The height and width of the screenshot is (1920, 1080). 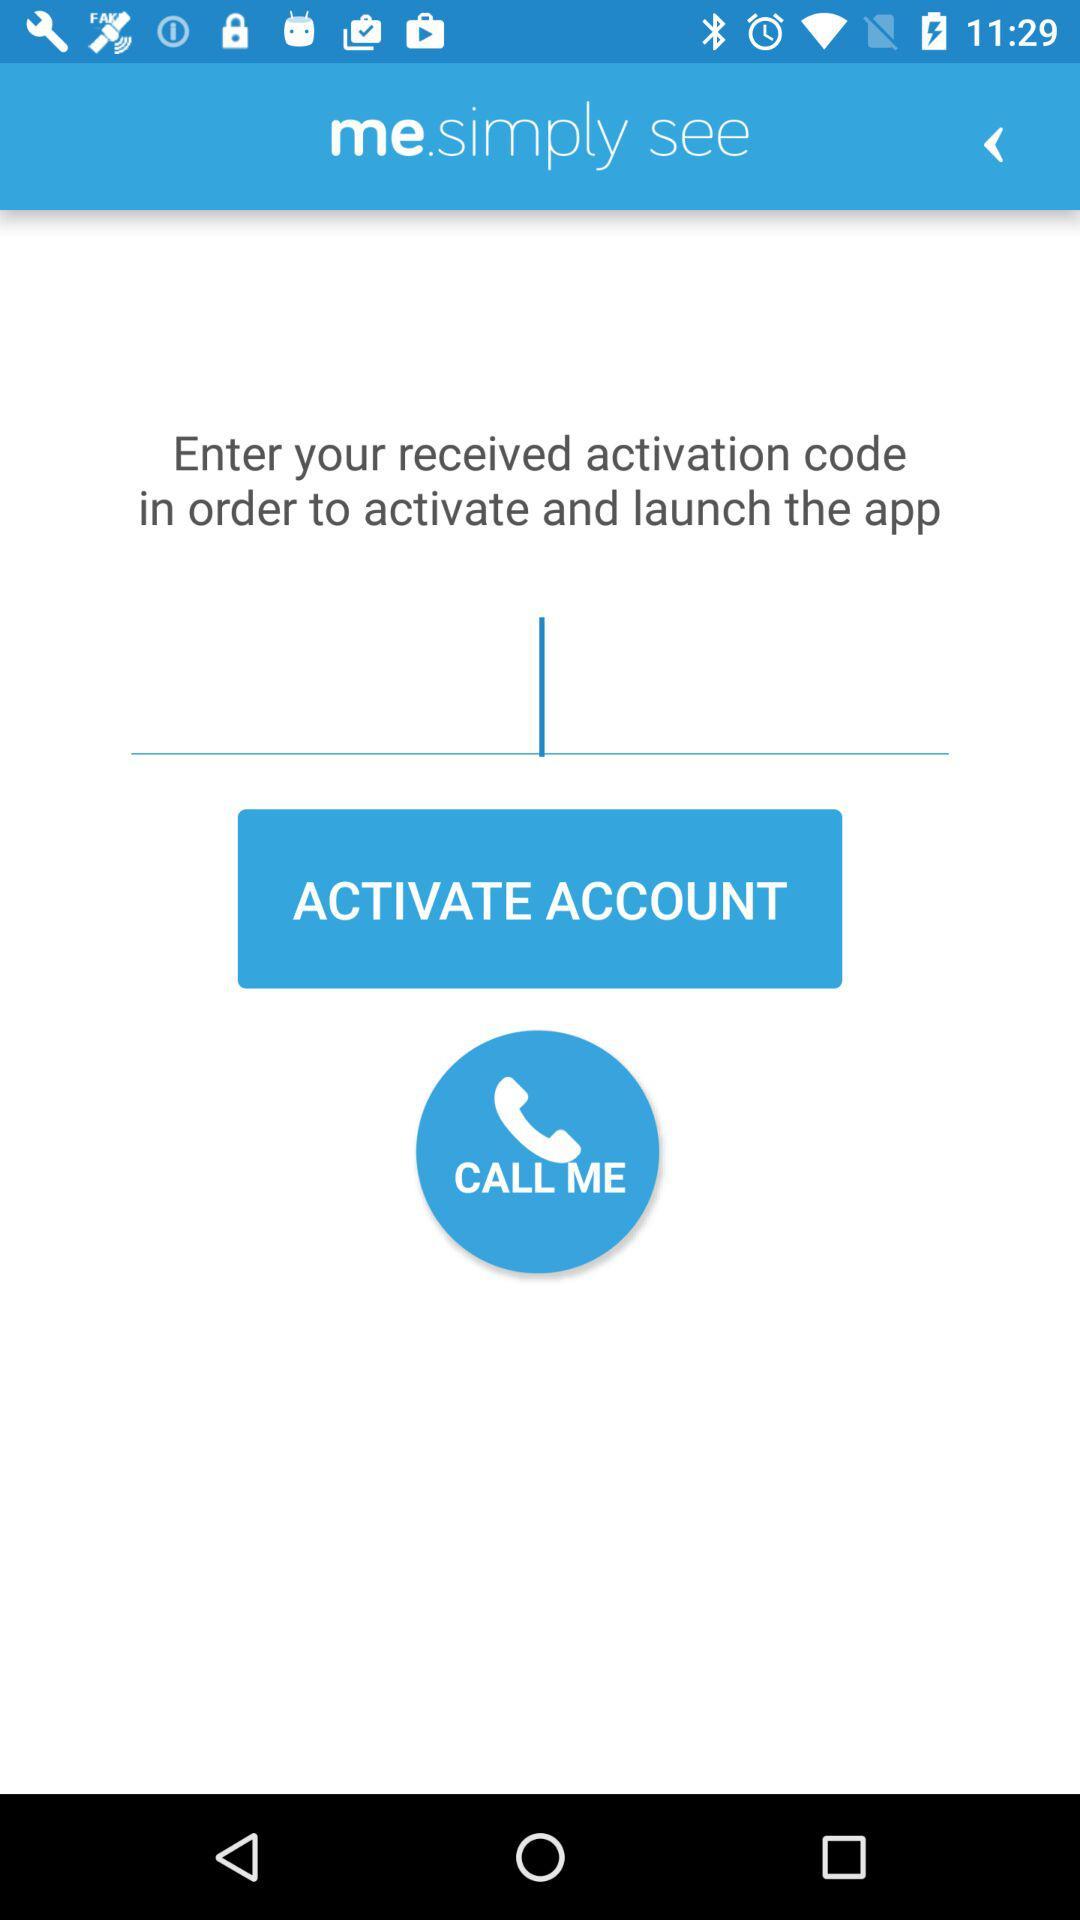 I want to click on item above the activate account item, so click(x=540, y=686).